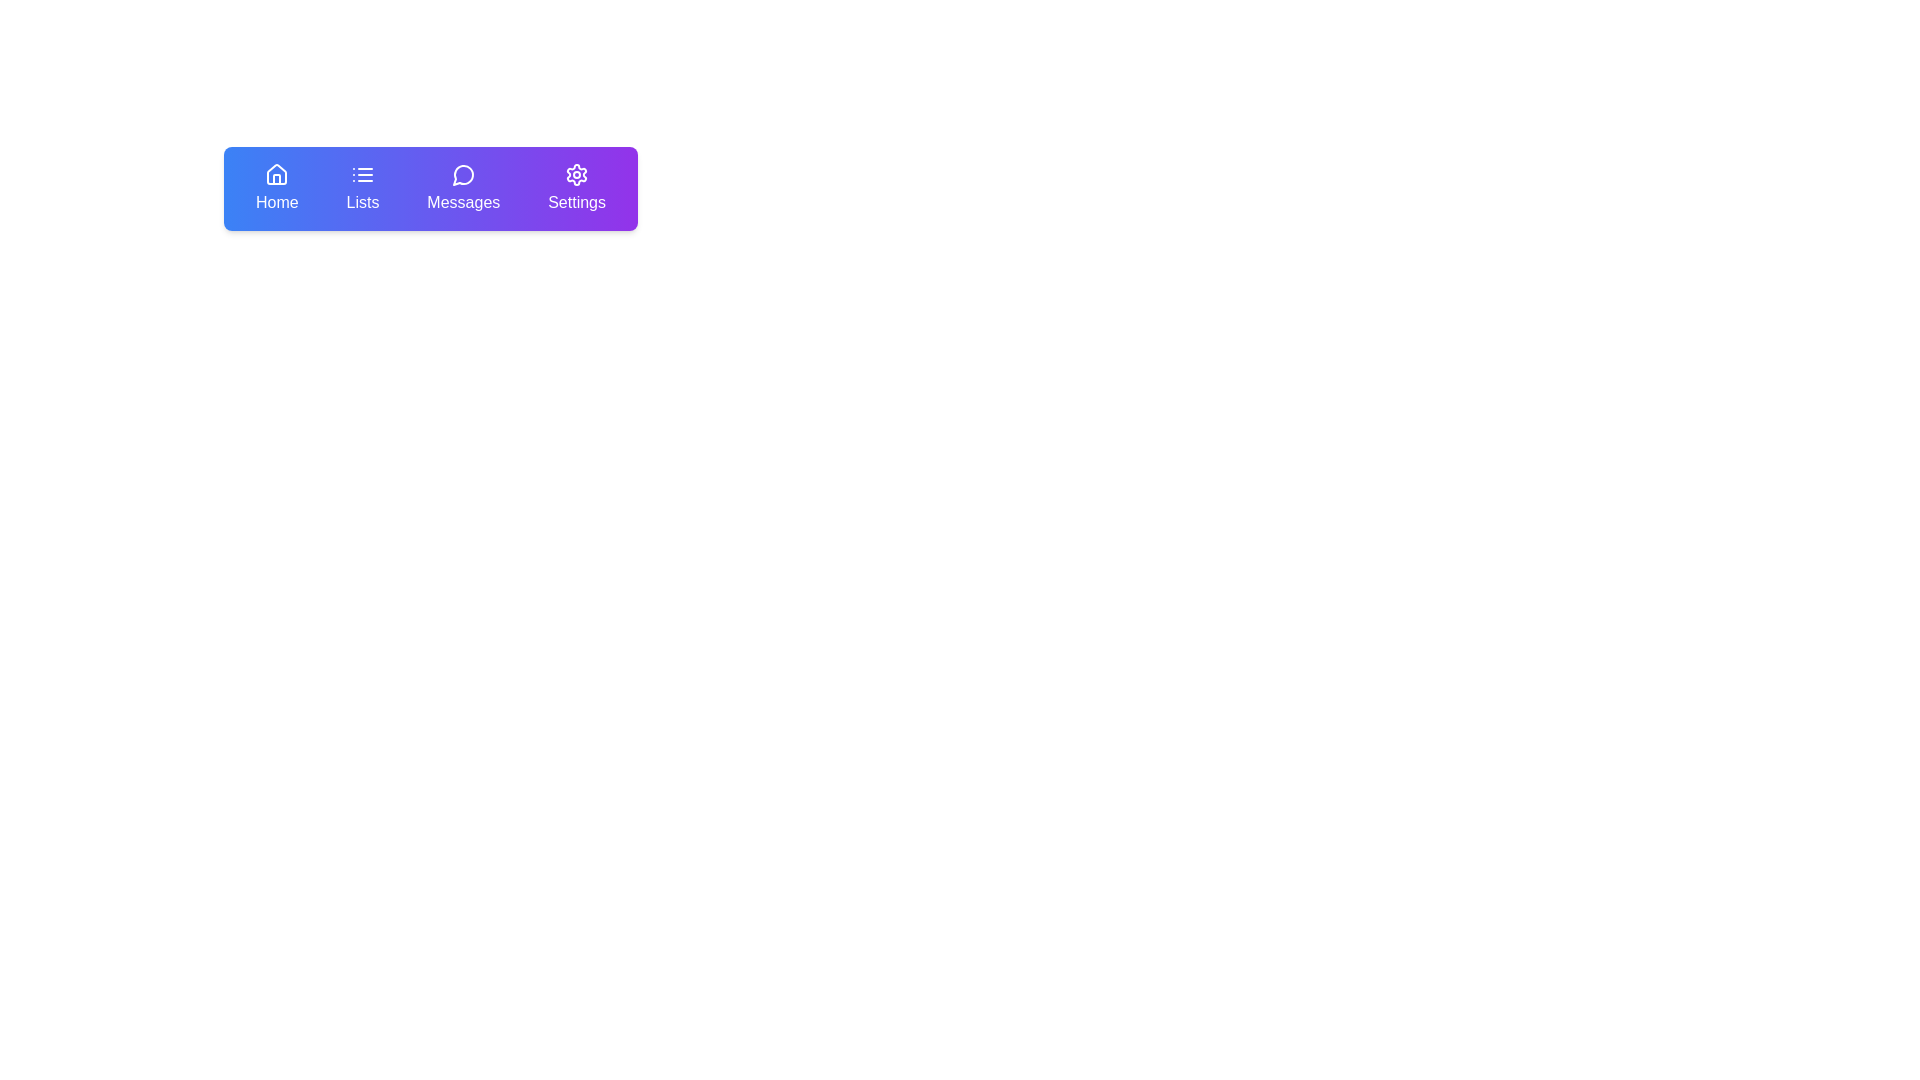 This screenshot has width=1920, height=1080. What do you see at coordinates (576, 173) in the screenshot?
I see `the gear-shaped settings icon, which is displayed in white lines on a purple background, located on the far right side of the navigational toolbar` at bounding box center [576, 173].